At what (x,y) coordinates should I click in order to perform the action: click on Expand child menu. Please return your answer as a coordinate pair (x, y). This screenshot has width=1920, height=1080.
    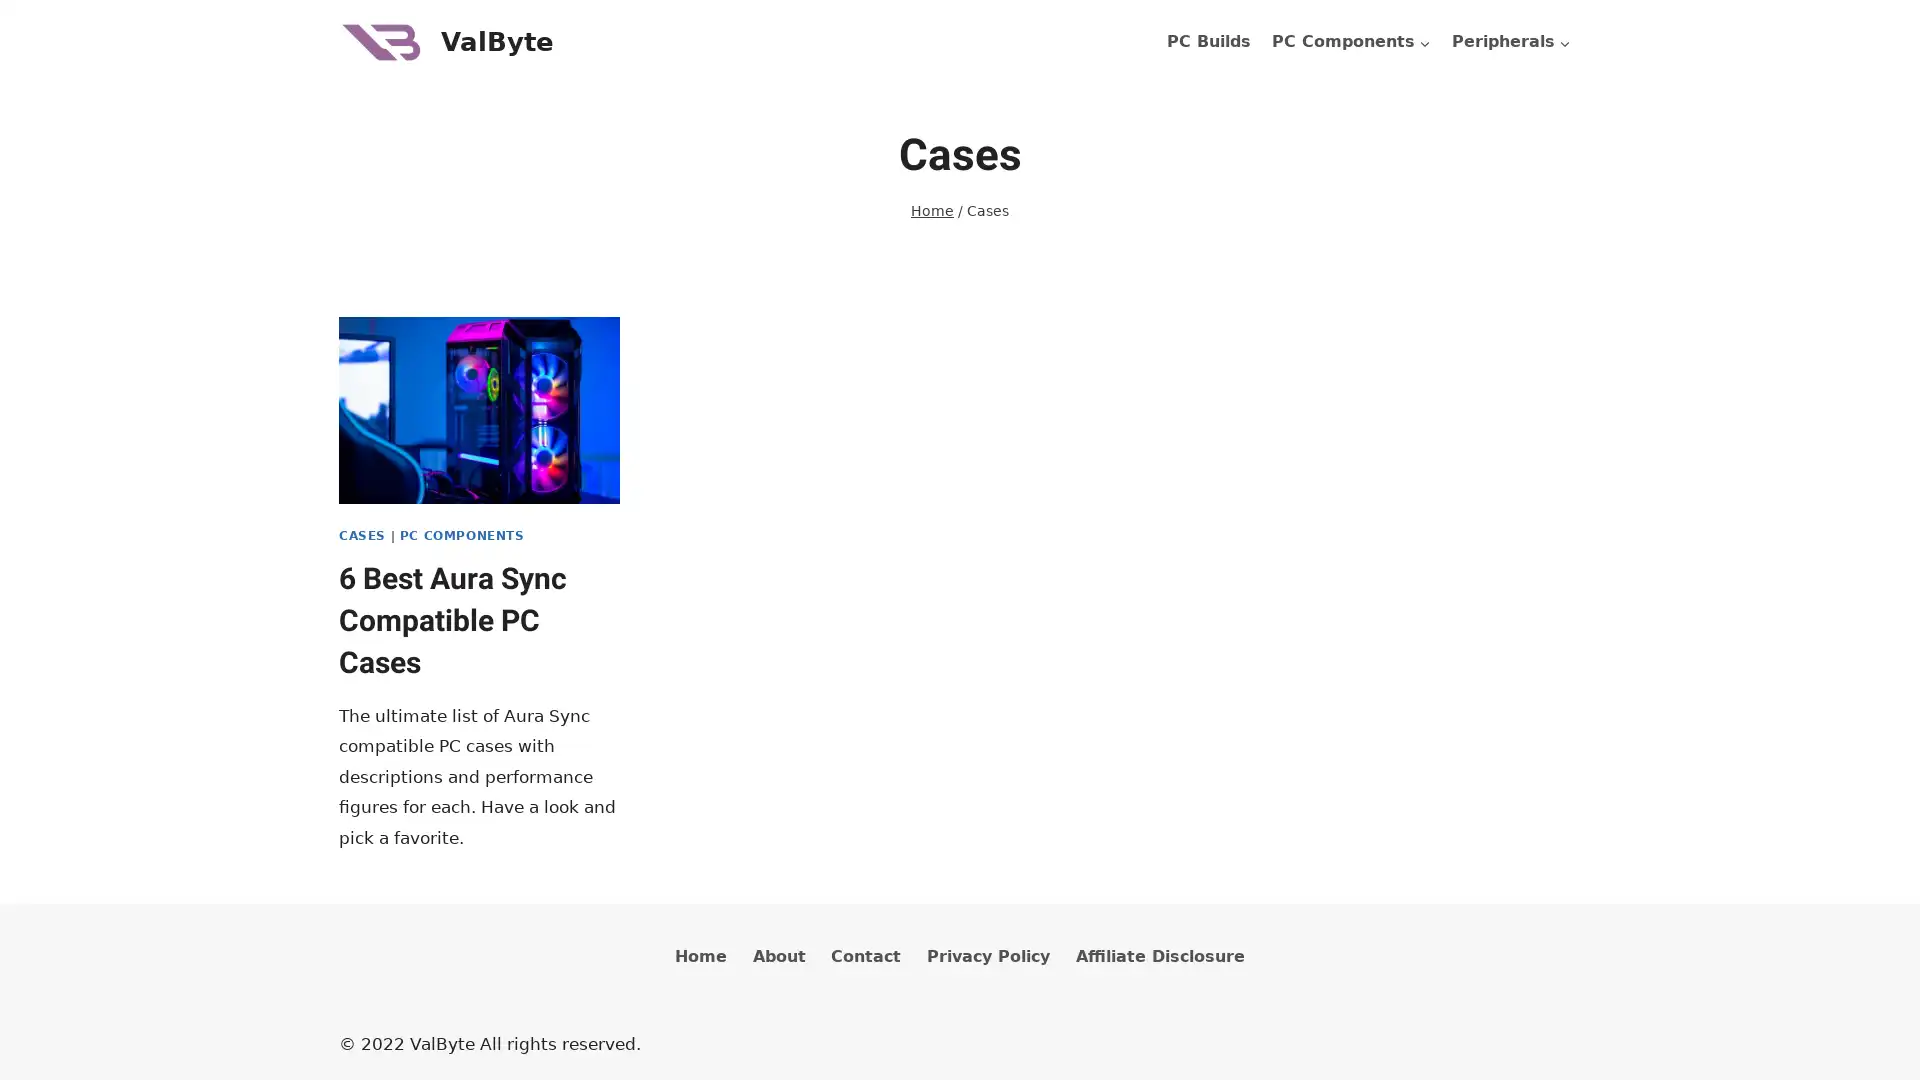
    Looking at the image, I should click on (1350, 42).